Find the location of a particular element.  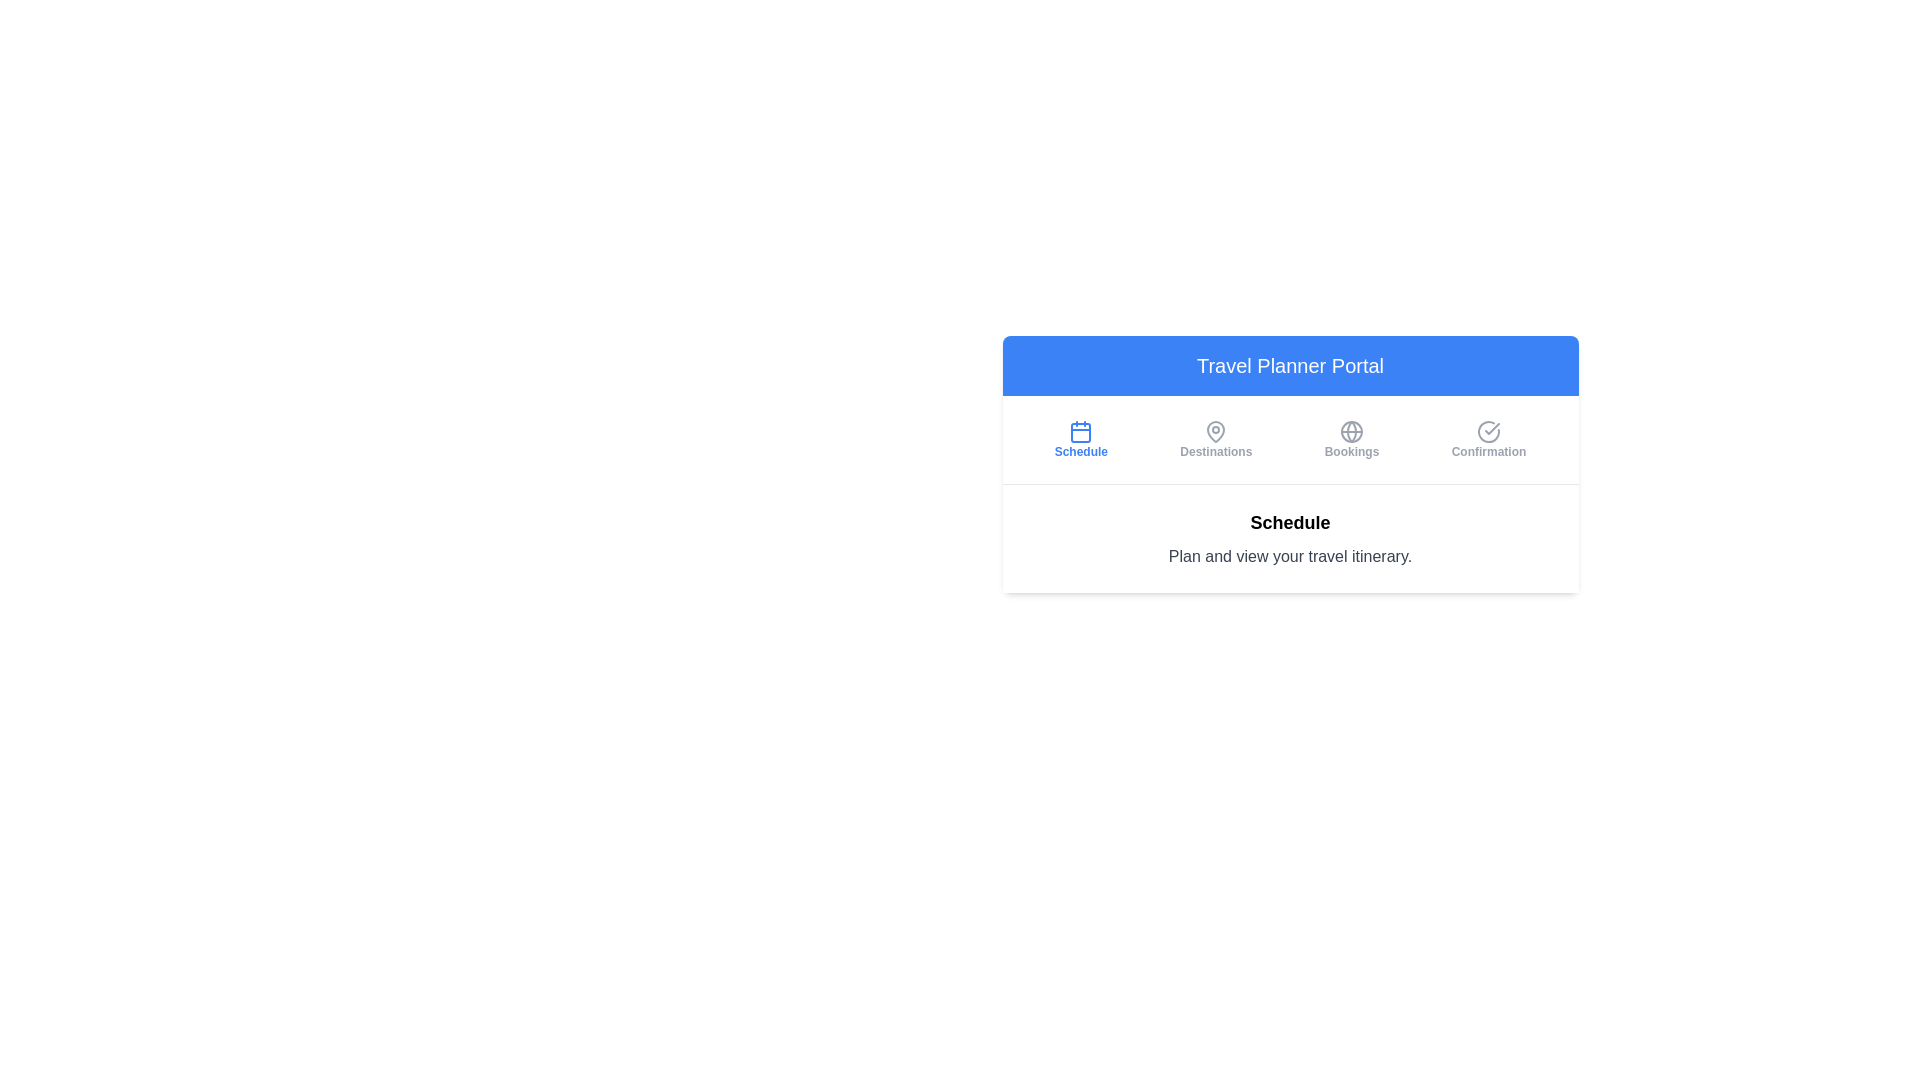

the tab labeled Bookings to navigate to its content is located at coordinates (1352, 438).